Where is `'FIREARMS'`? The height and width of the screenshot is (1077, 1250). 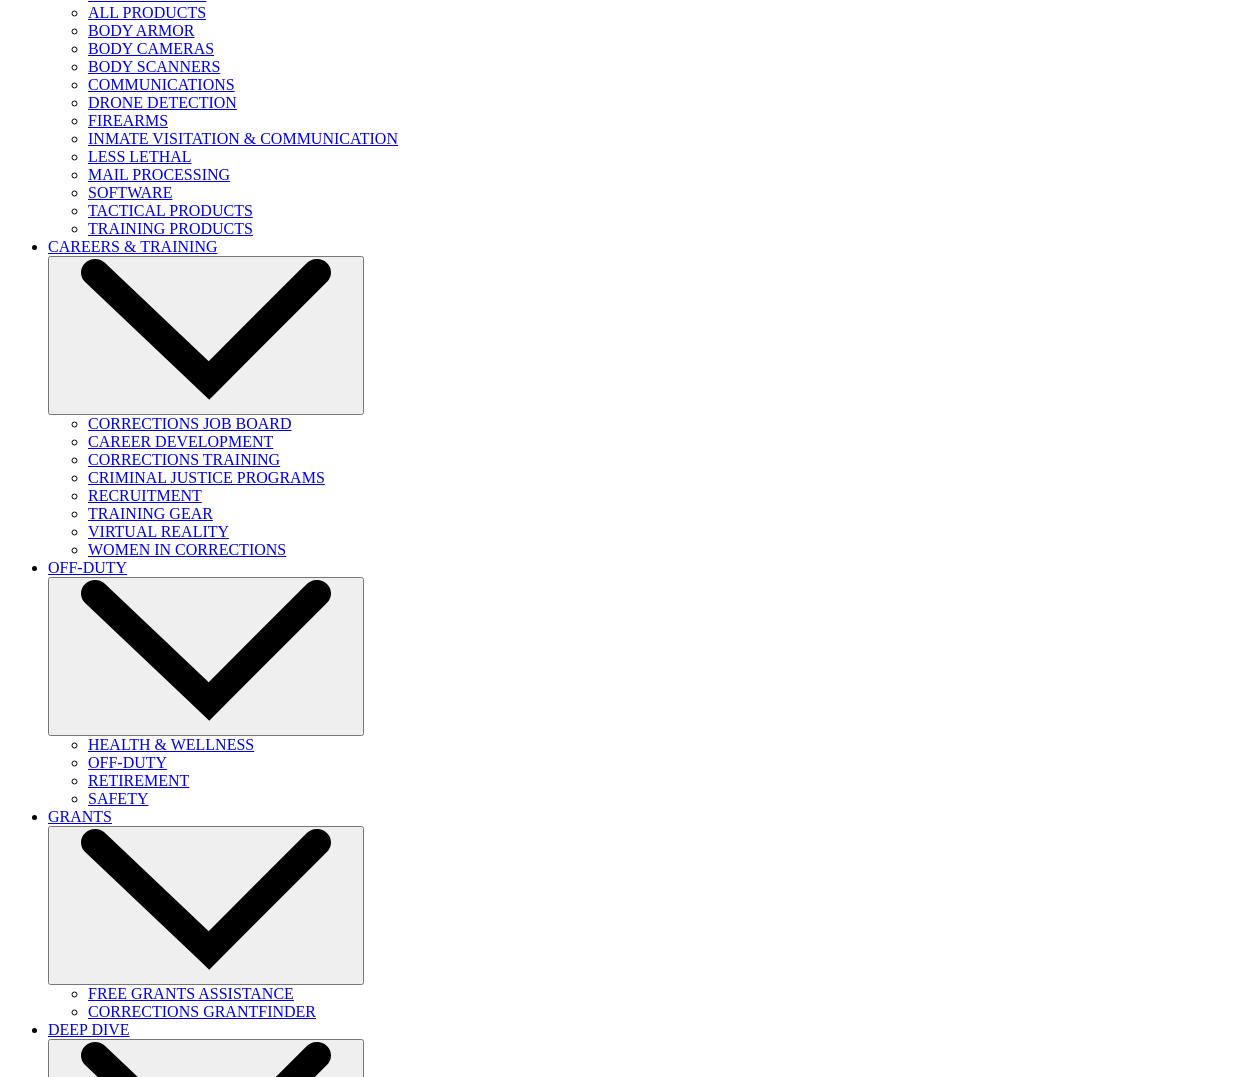 'FIREARMS' is located at coordinates (128, 119).